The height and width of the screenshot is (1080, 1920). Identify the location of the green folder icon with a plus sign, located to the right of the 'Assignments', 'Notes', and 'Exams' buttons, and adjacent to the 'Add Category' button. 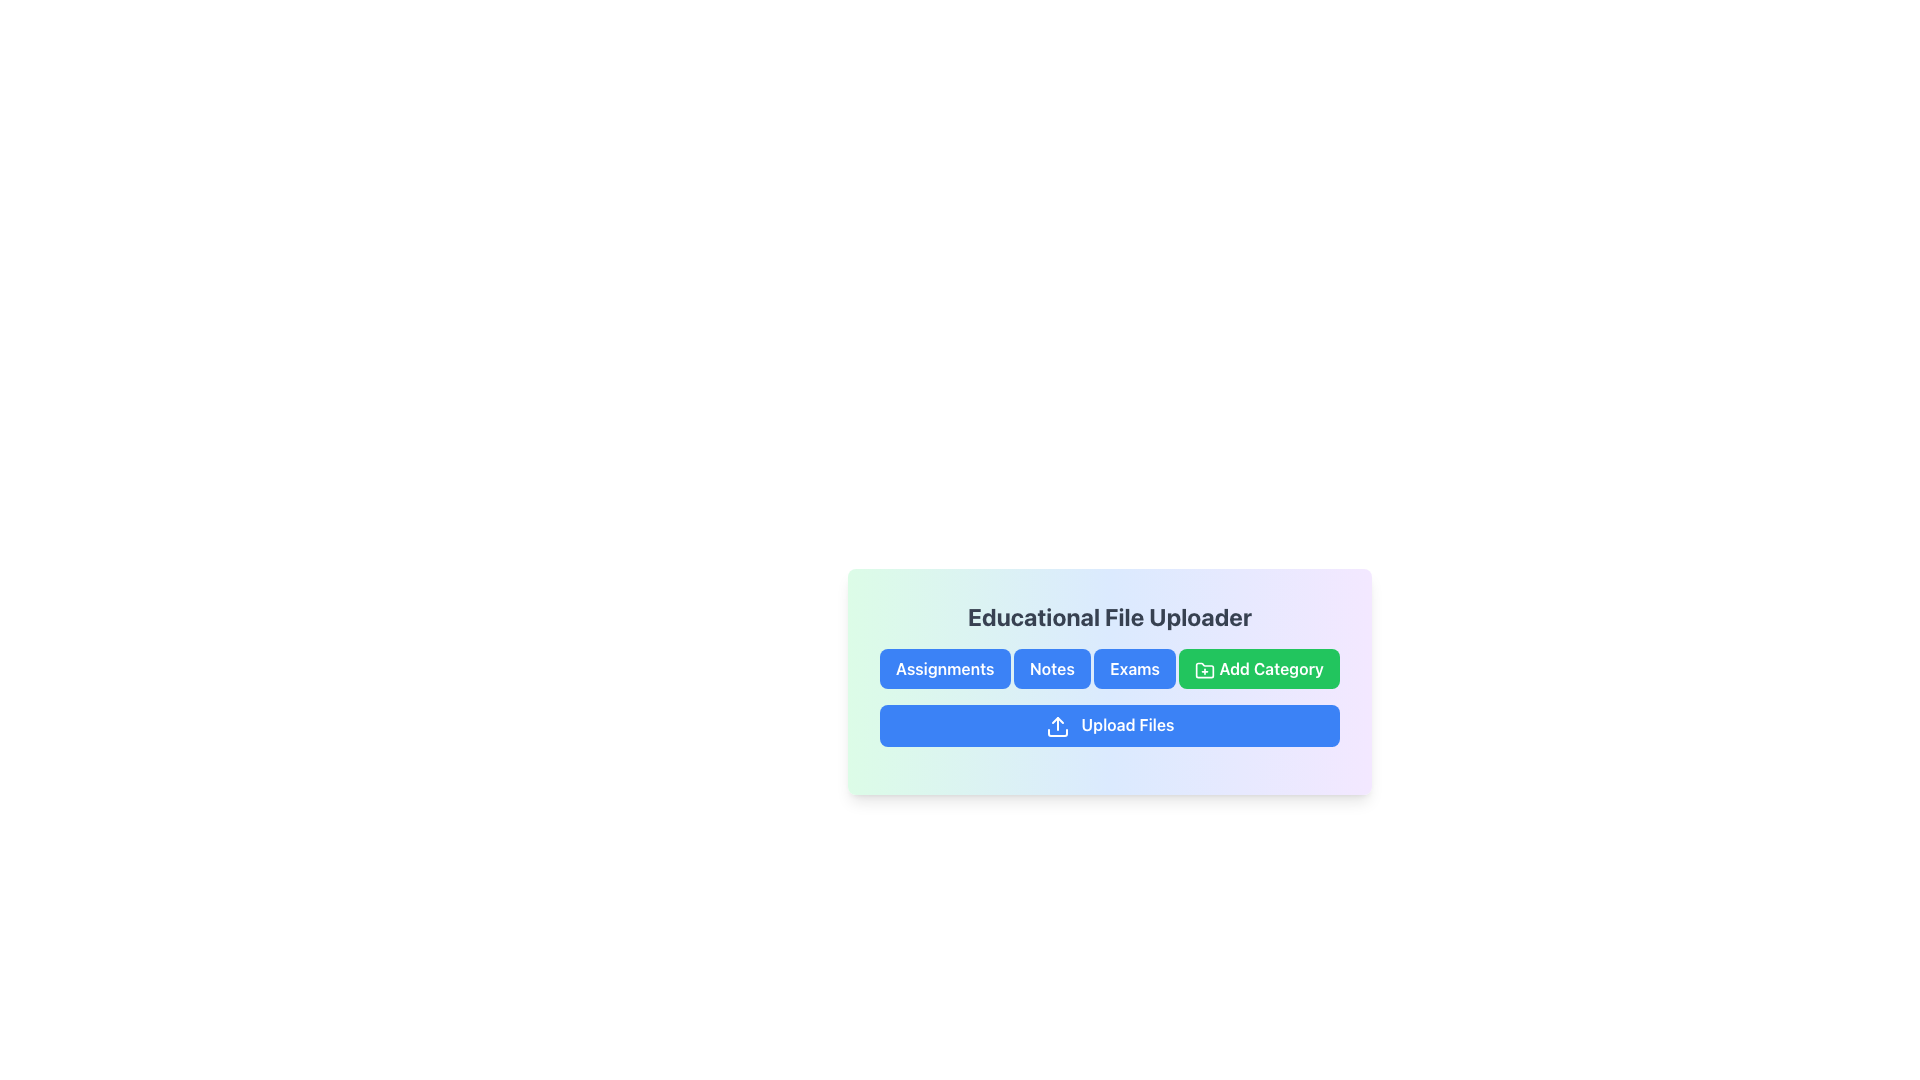
(1204, 670).